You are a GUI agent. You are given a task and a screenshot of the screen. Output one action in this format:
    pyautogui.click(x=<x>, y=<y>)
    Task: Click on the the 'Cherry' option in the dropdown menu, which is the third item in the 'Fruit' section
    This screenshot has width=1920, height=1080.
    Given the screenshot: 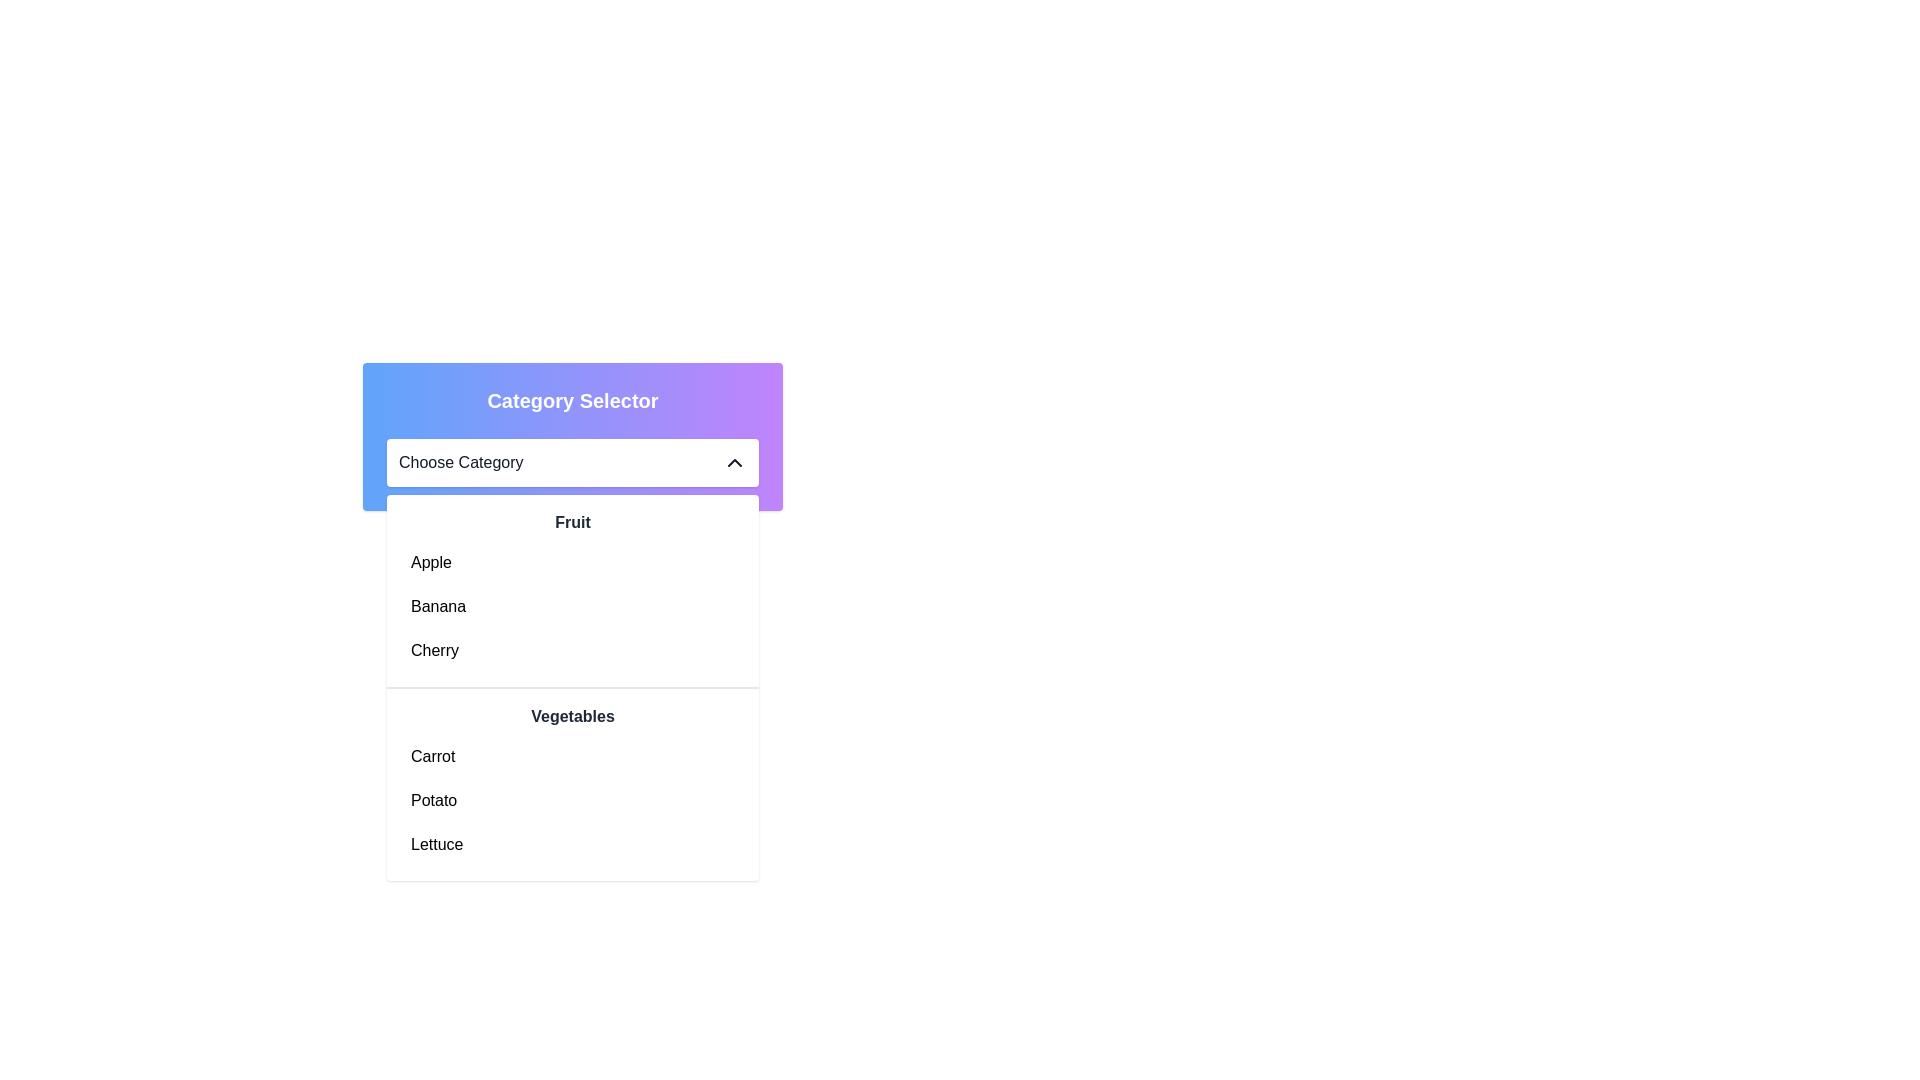 What is the action you would take?
    pyautogui.click(x=571, y=651)
    